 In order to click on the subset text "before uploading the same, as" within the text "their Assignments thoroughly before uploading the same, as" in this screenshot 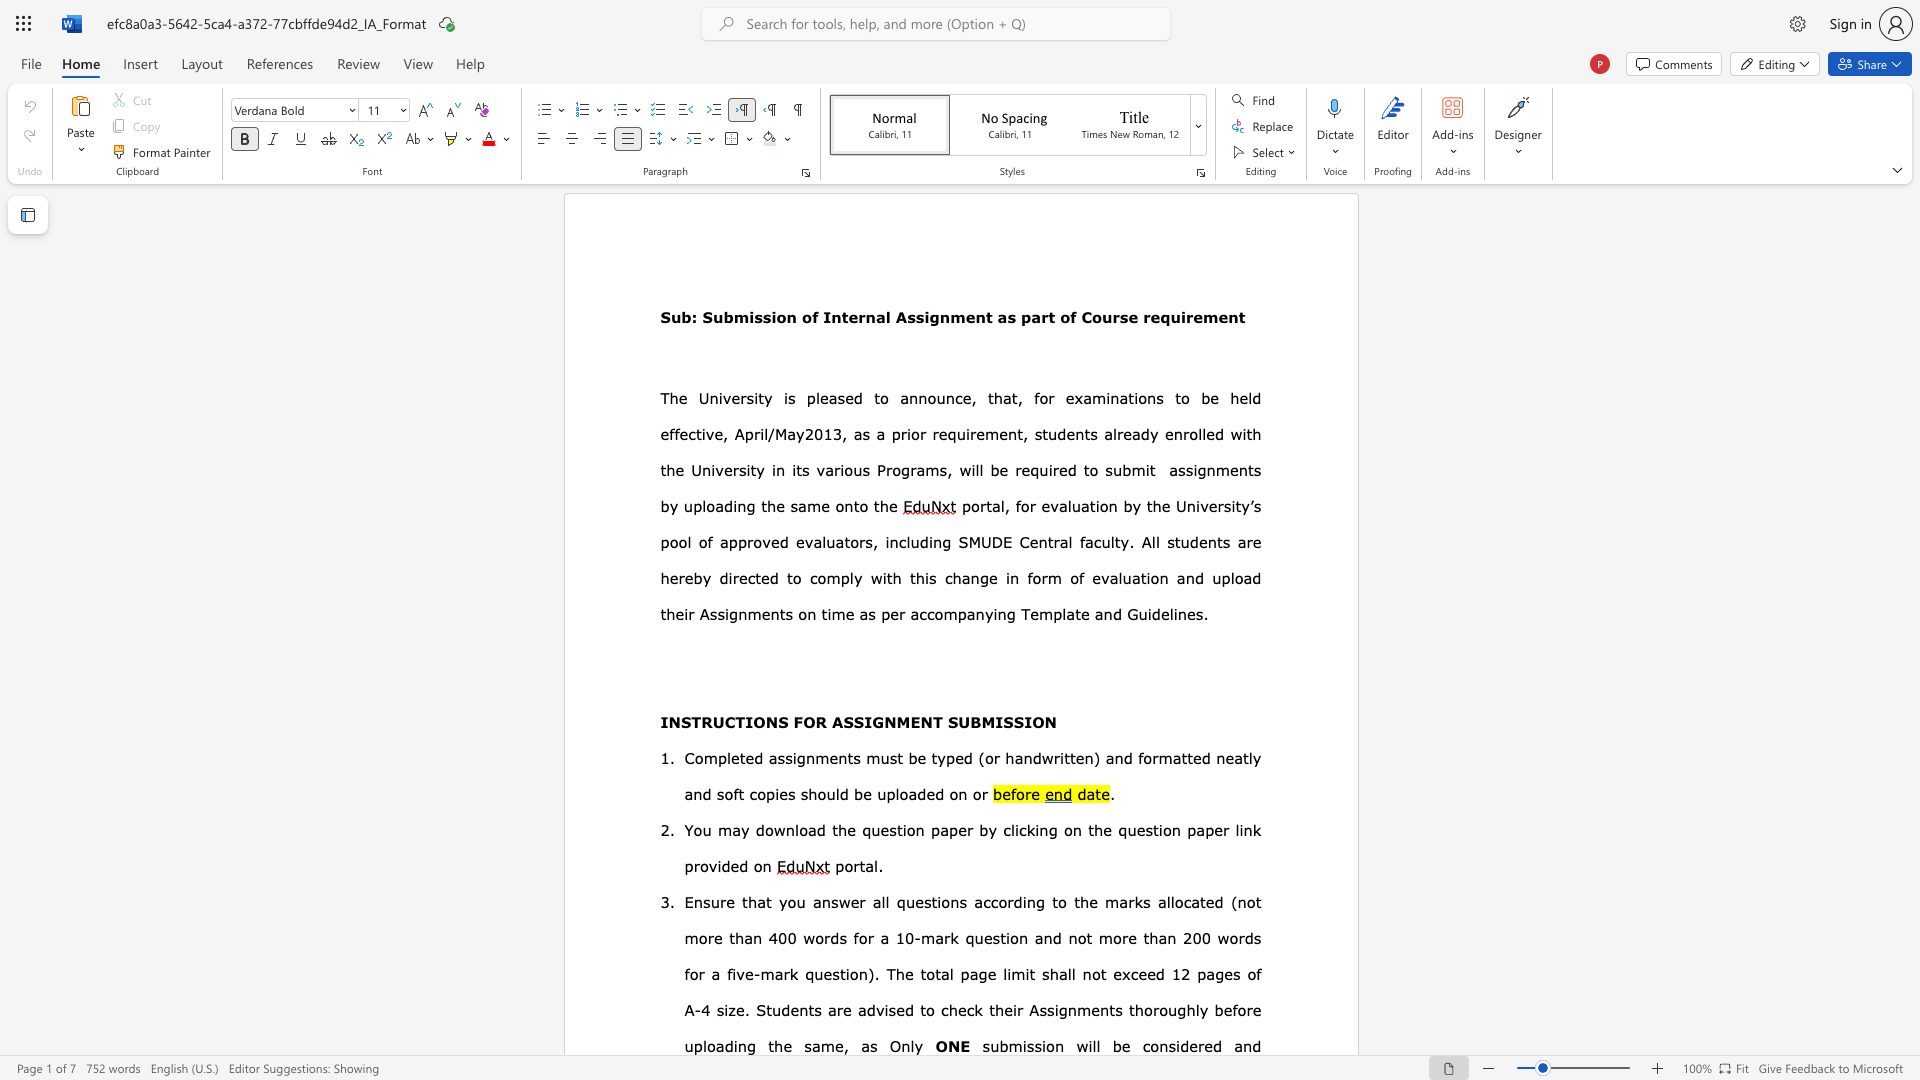, I will do `click(1213, 1010)`.